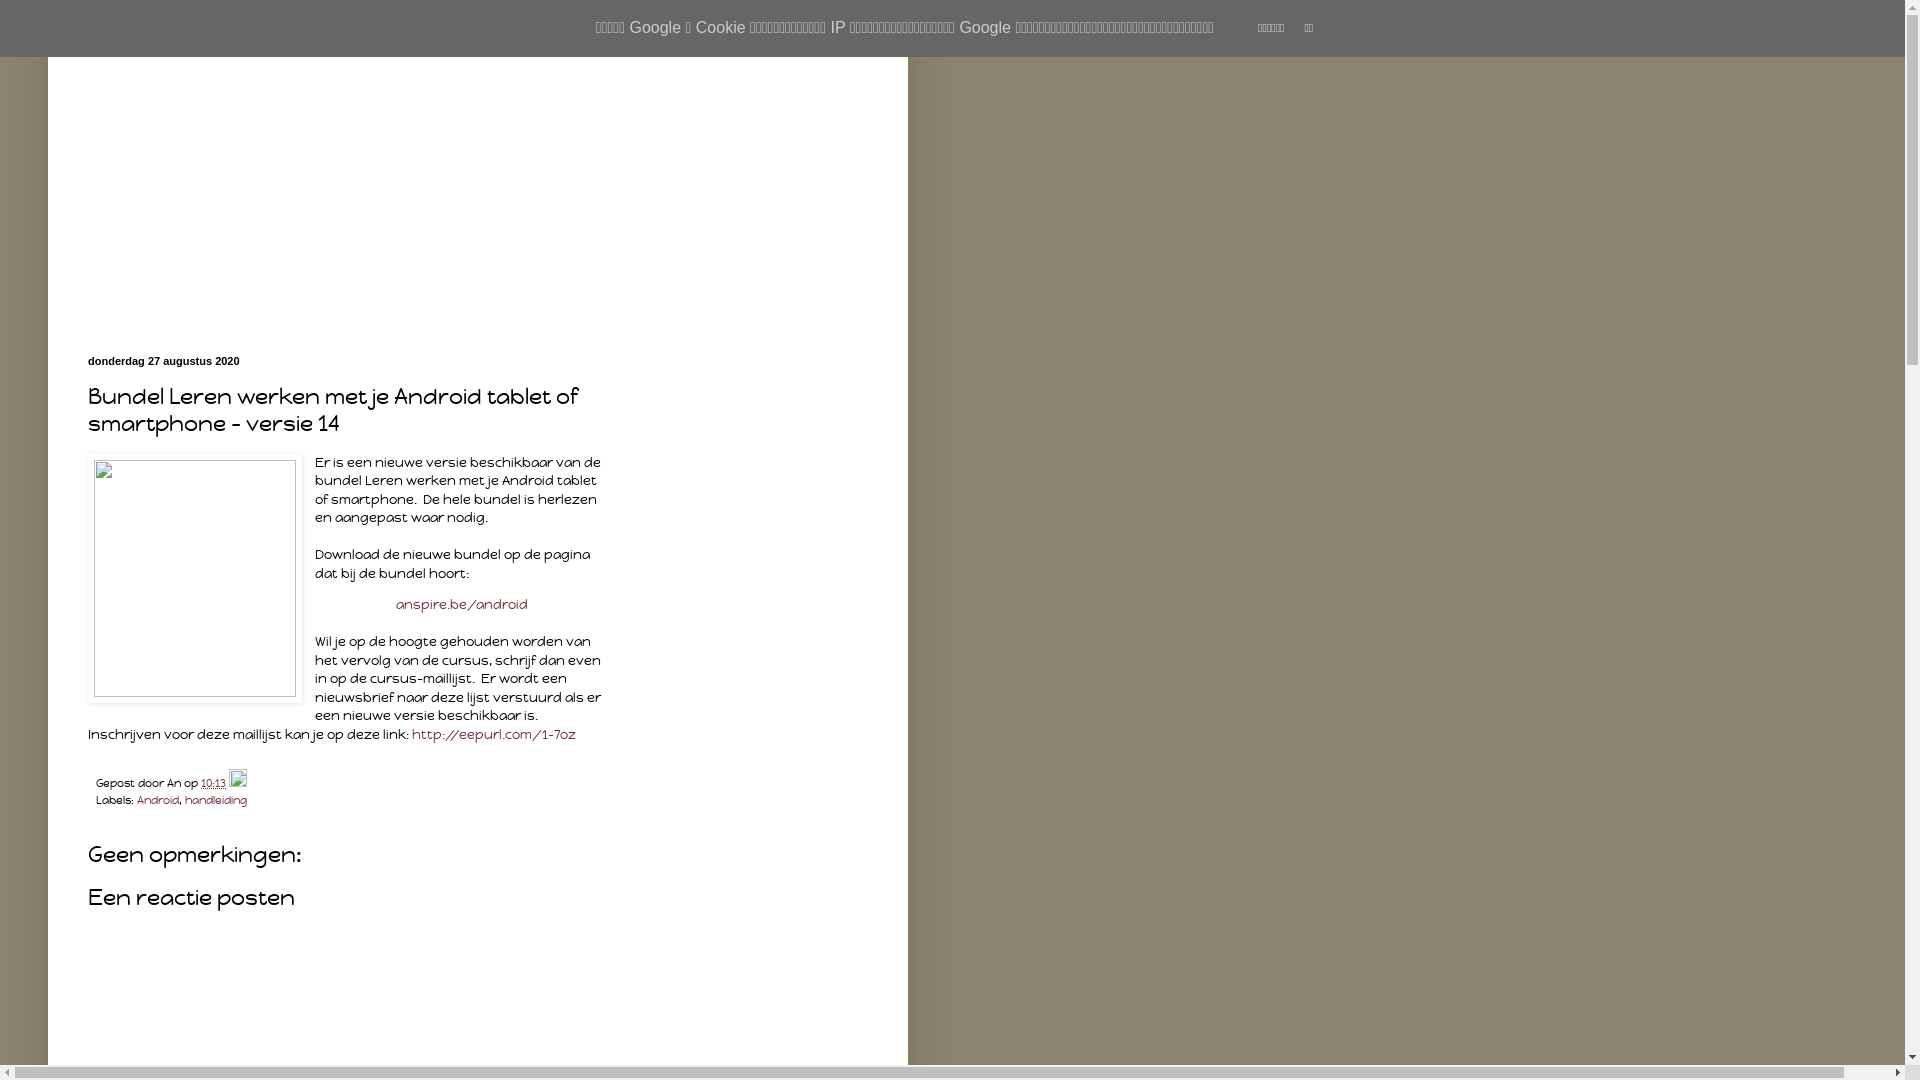  I want to click on 'Android', so click(157, 798).